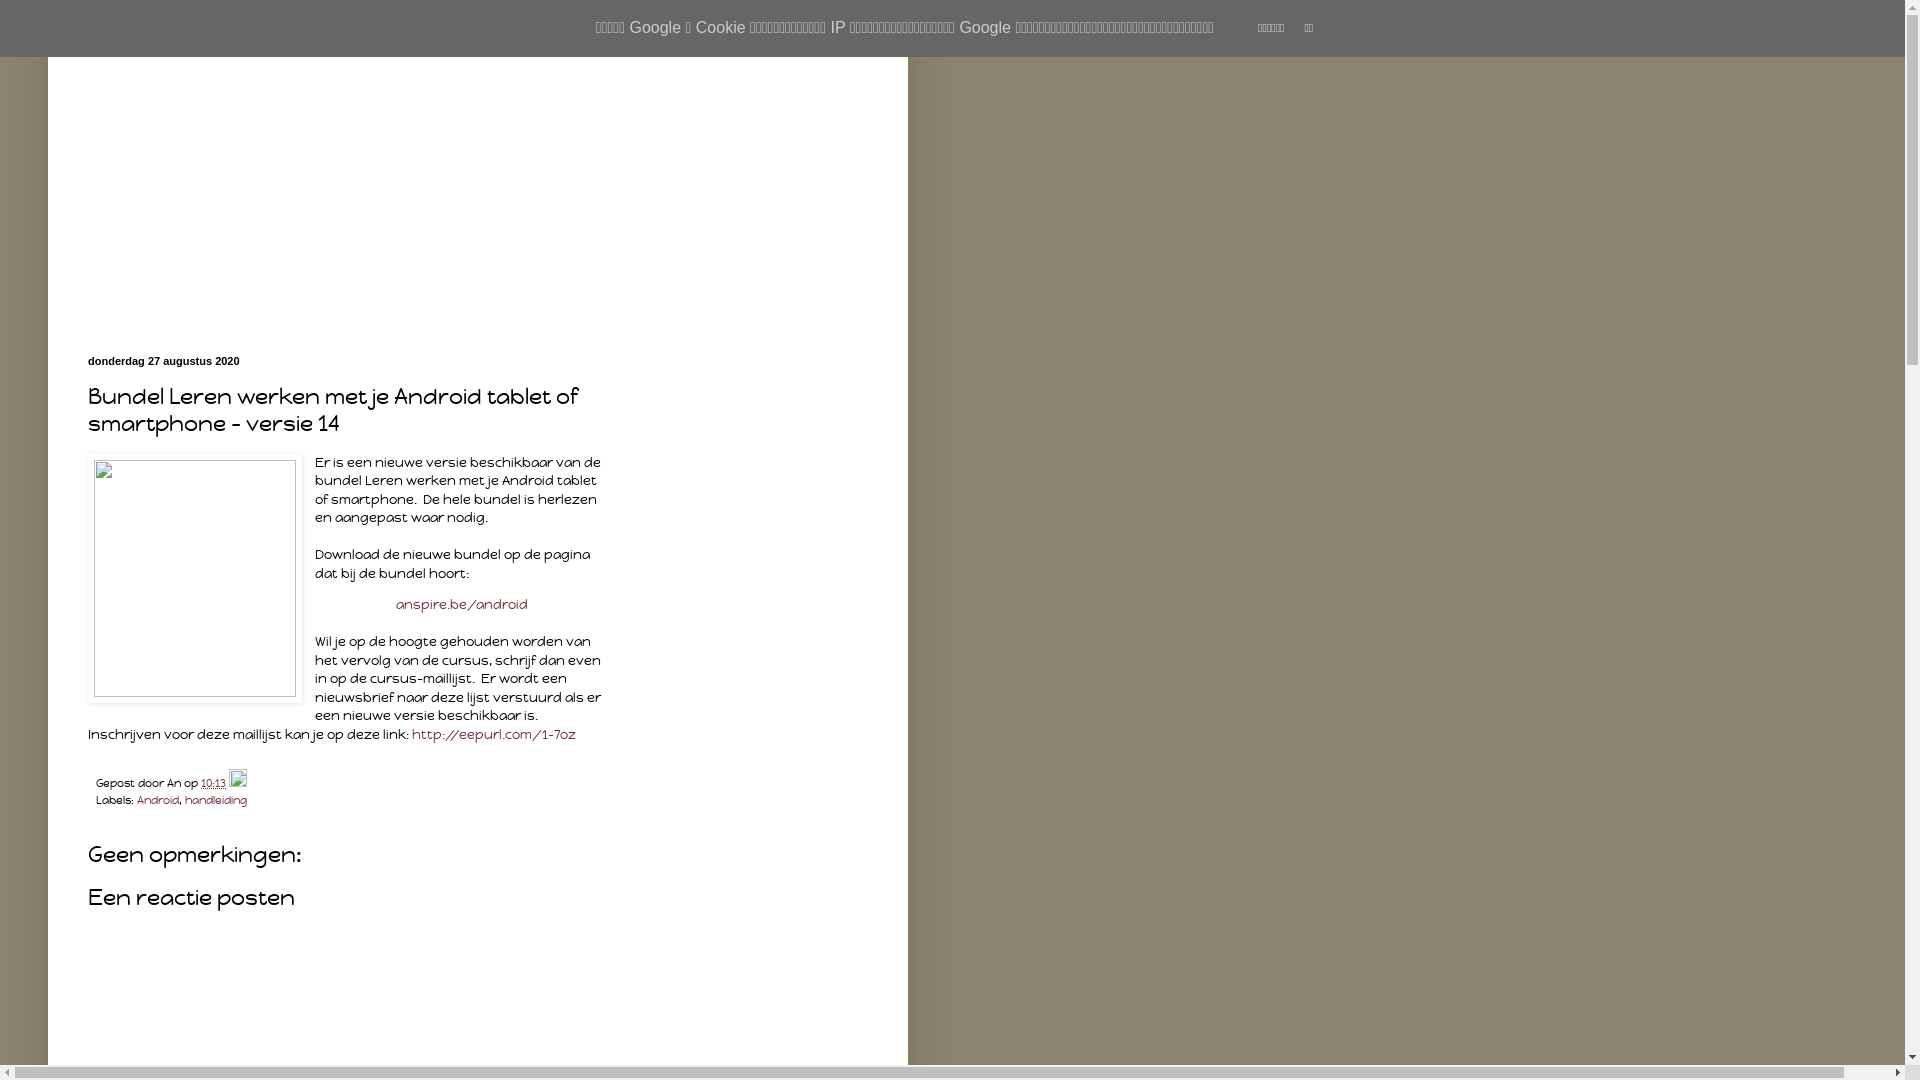  I want to click on 'Android', so click(157, 798).